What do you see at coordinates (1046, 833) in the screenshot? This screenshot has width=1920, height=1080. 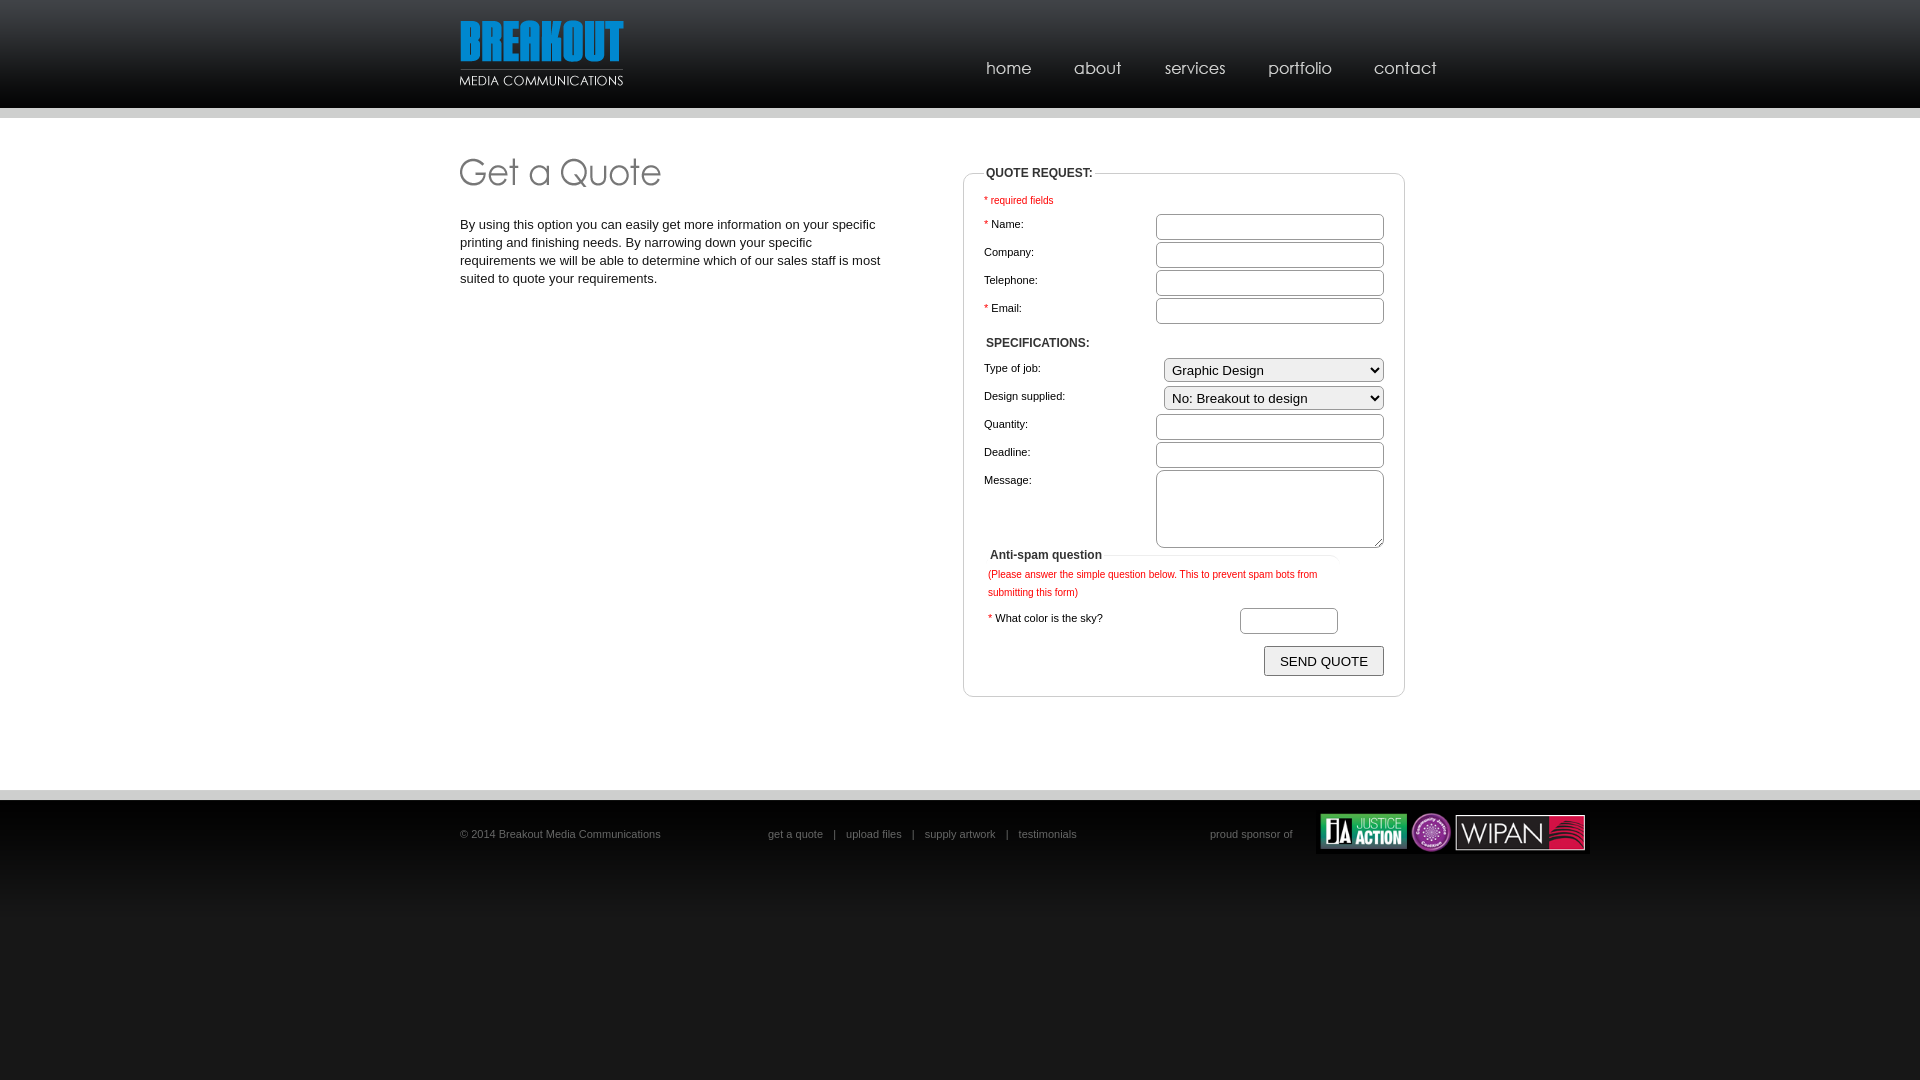 I see `'testimonials'` at bounding box center [1046, 833].